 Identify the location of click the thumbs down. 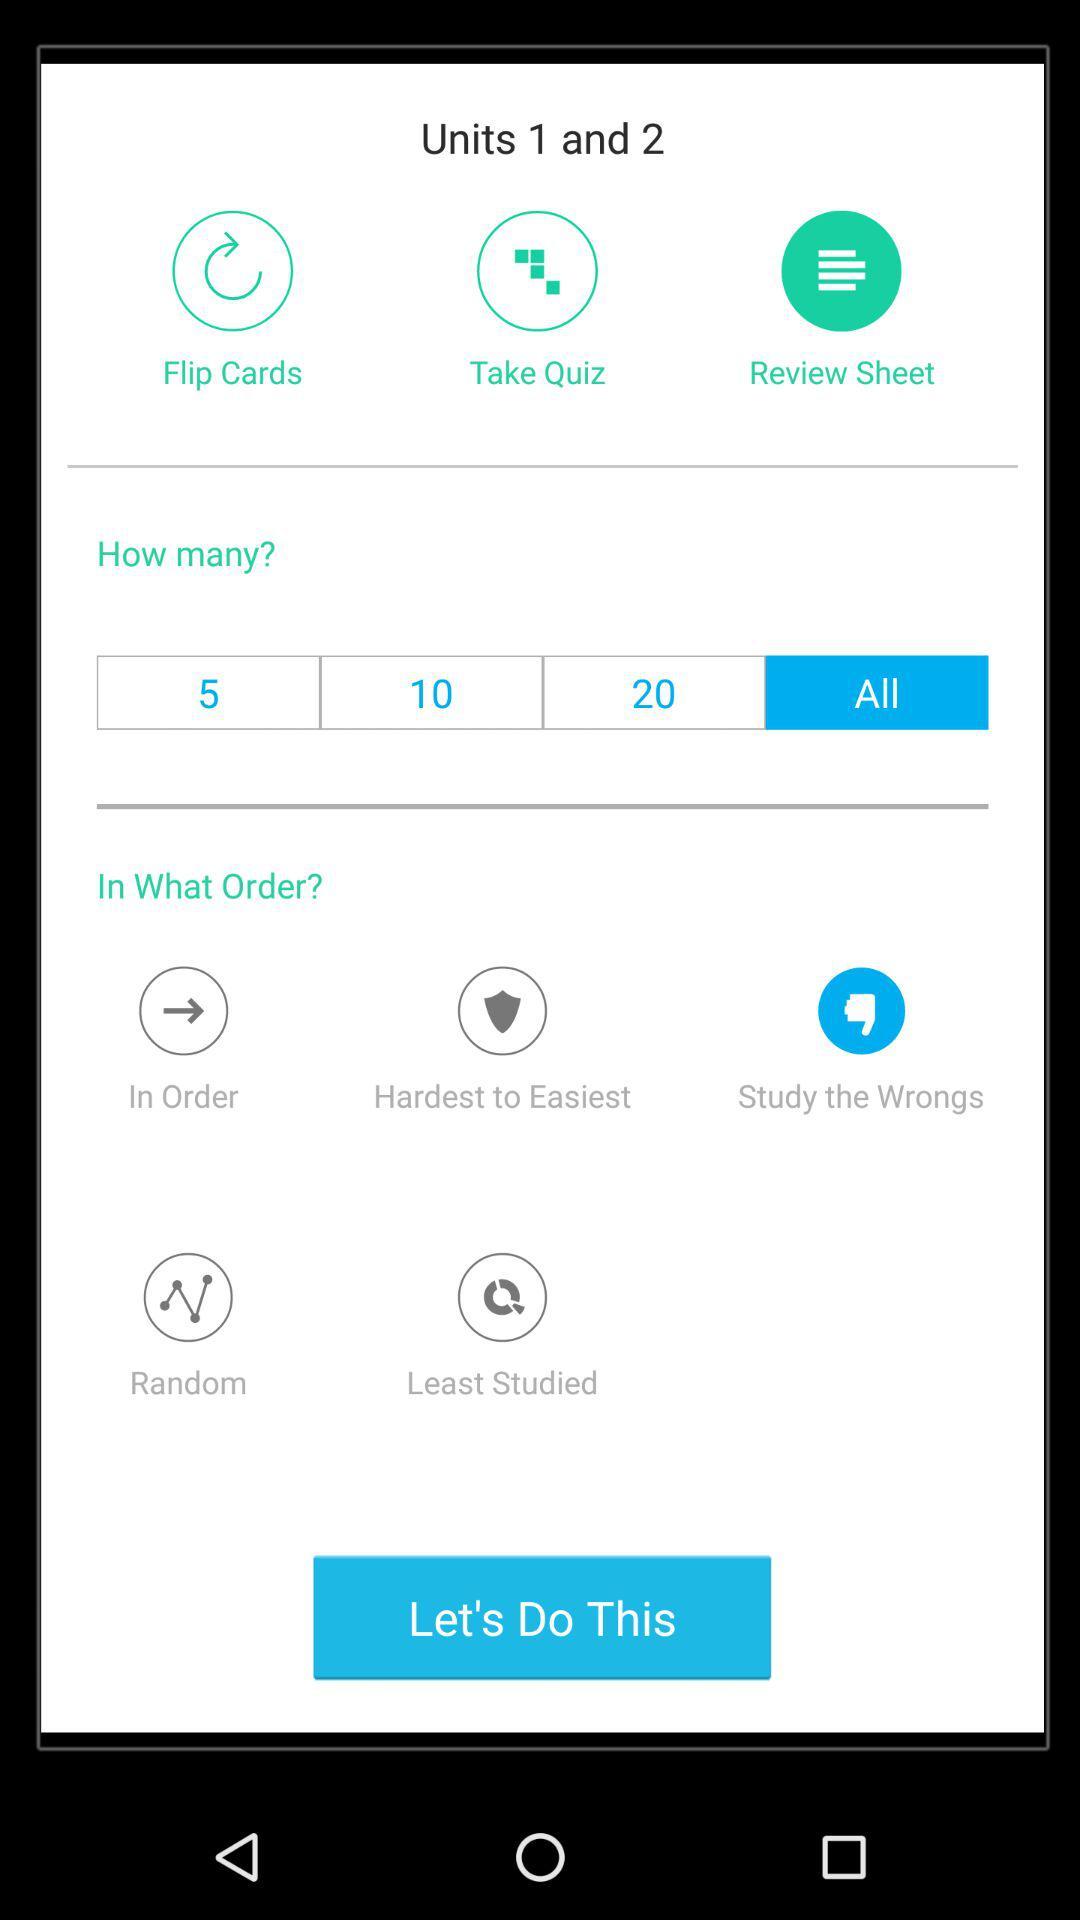
(860, 1011).